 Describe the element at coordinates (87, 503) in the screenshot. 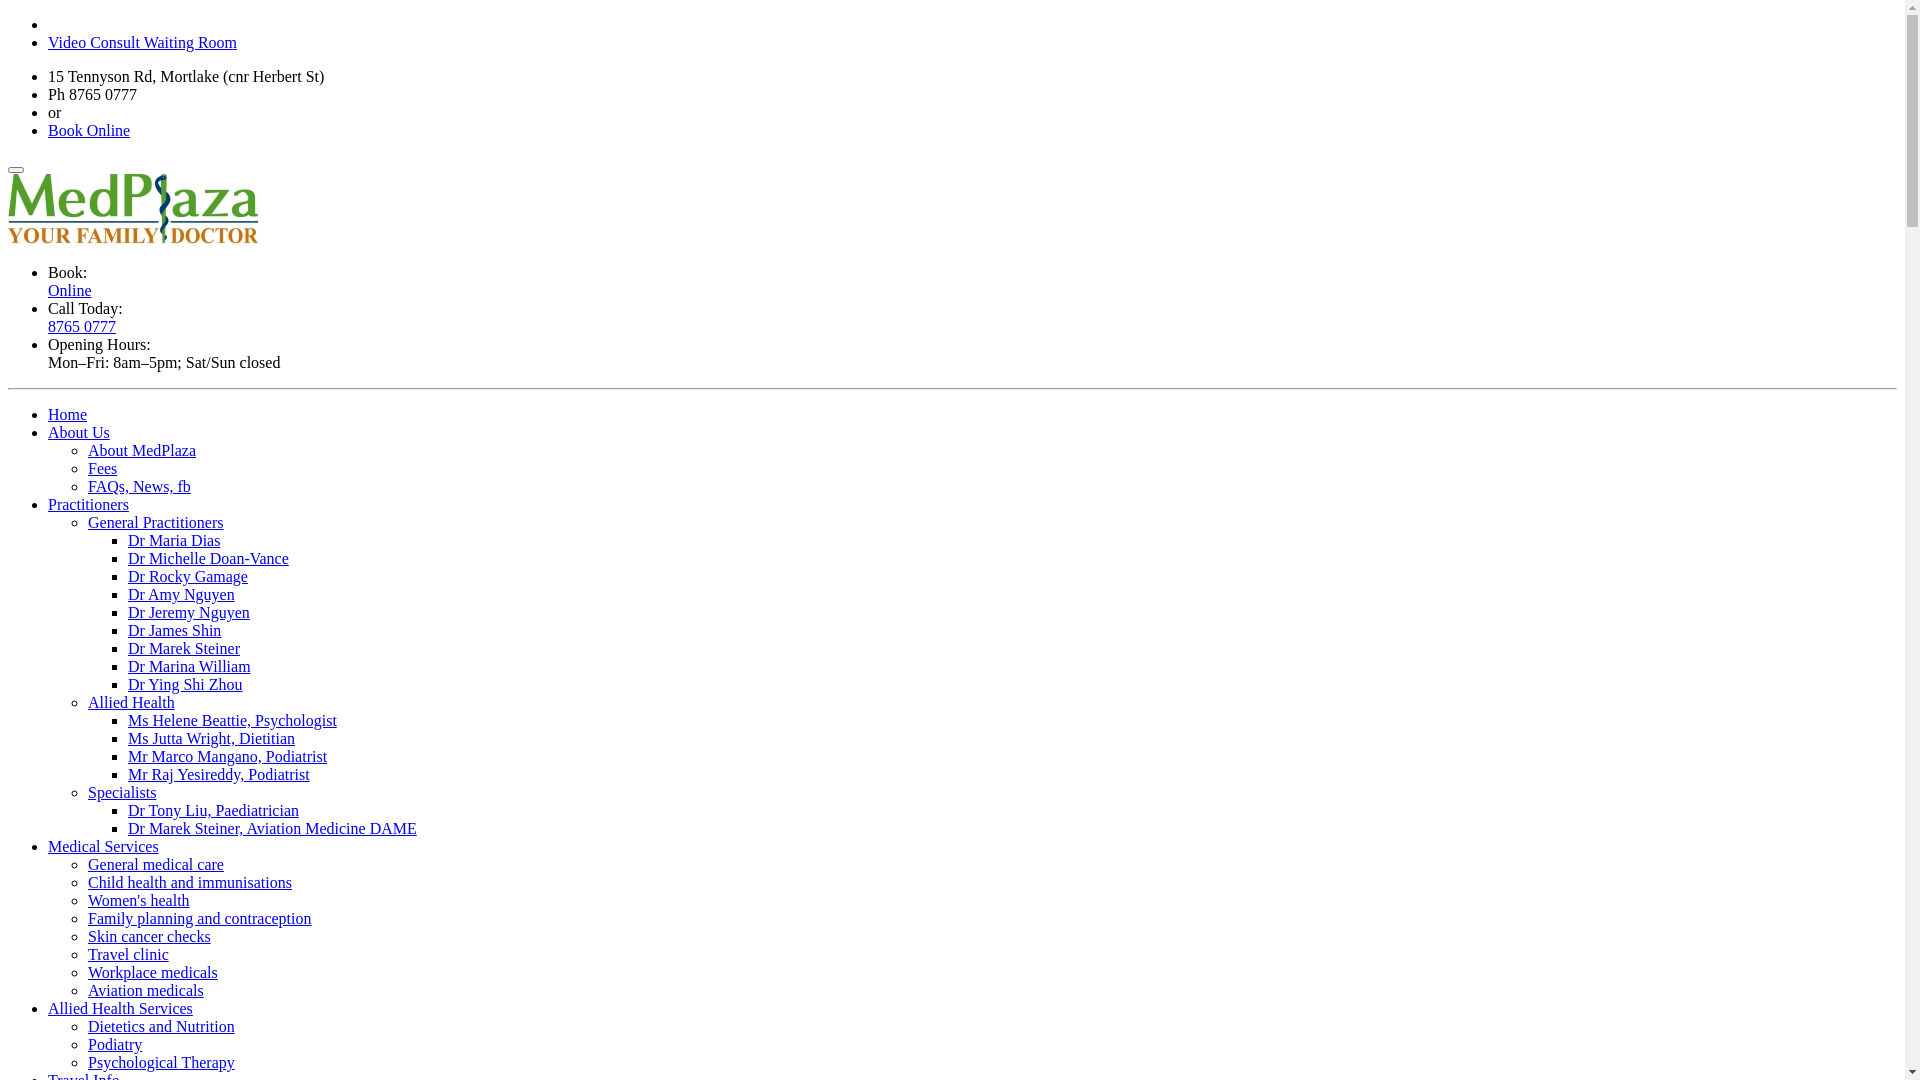

I see `'Practitioners'` at that location.